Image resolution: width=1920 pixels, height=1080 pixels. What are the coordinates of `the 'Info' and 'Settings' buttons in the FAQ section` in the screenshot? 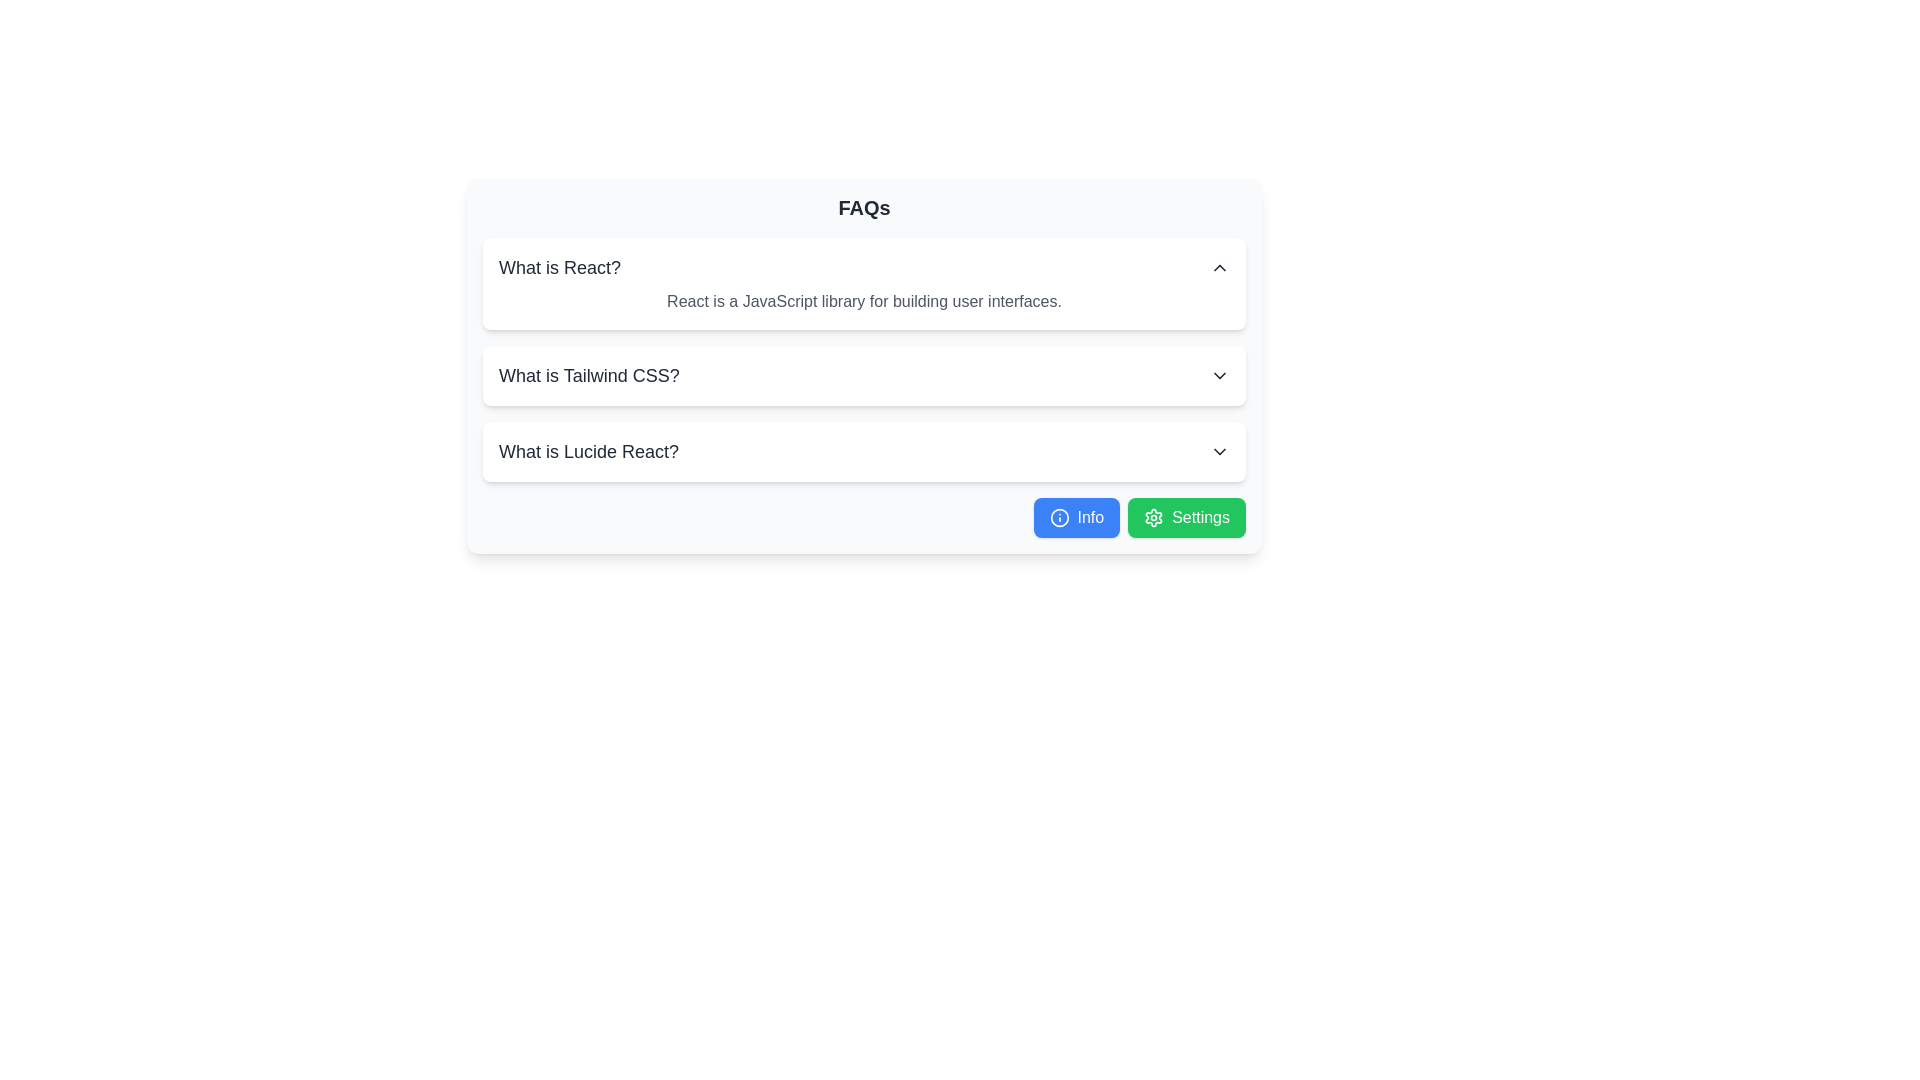 It's located at (864, 366).